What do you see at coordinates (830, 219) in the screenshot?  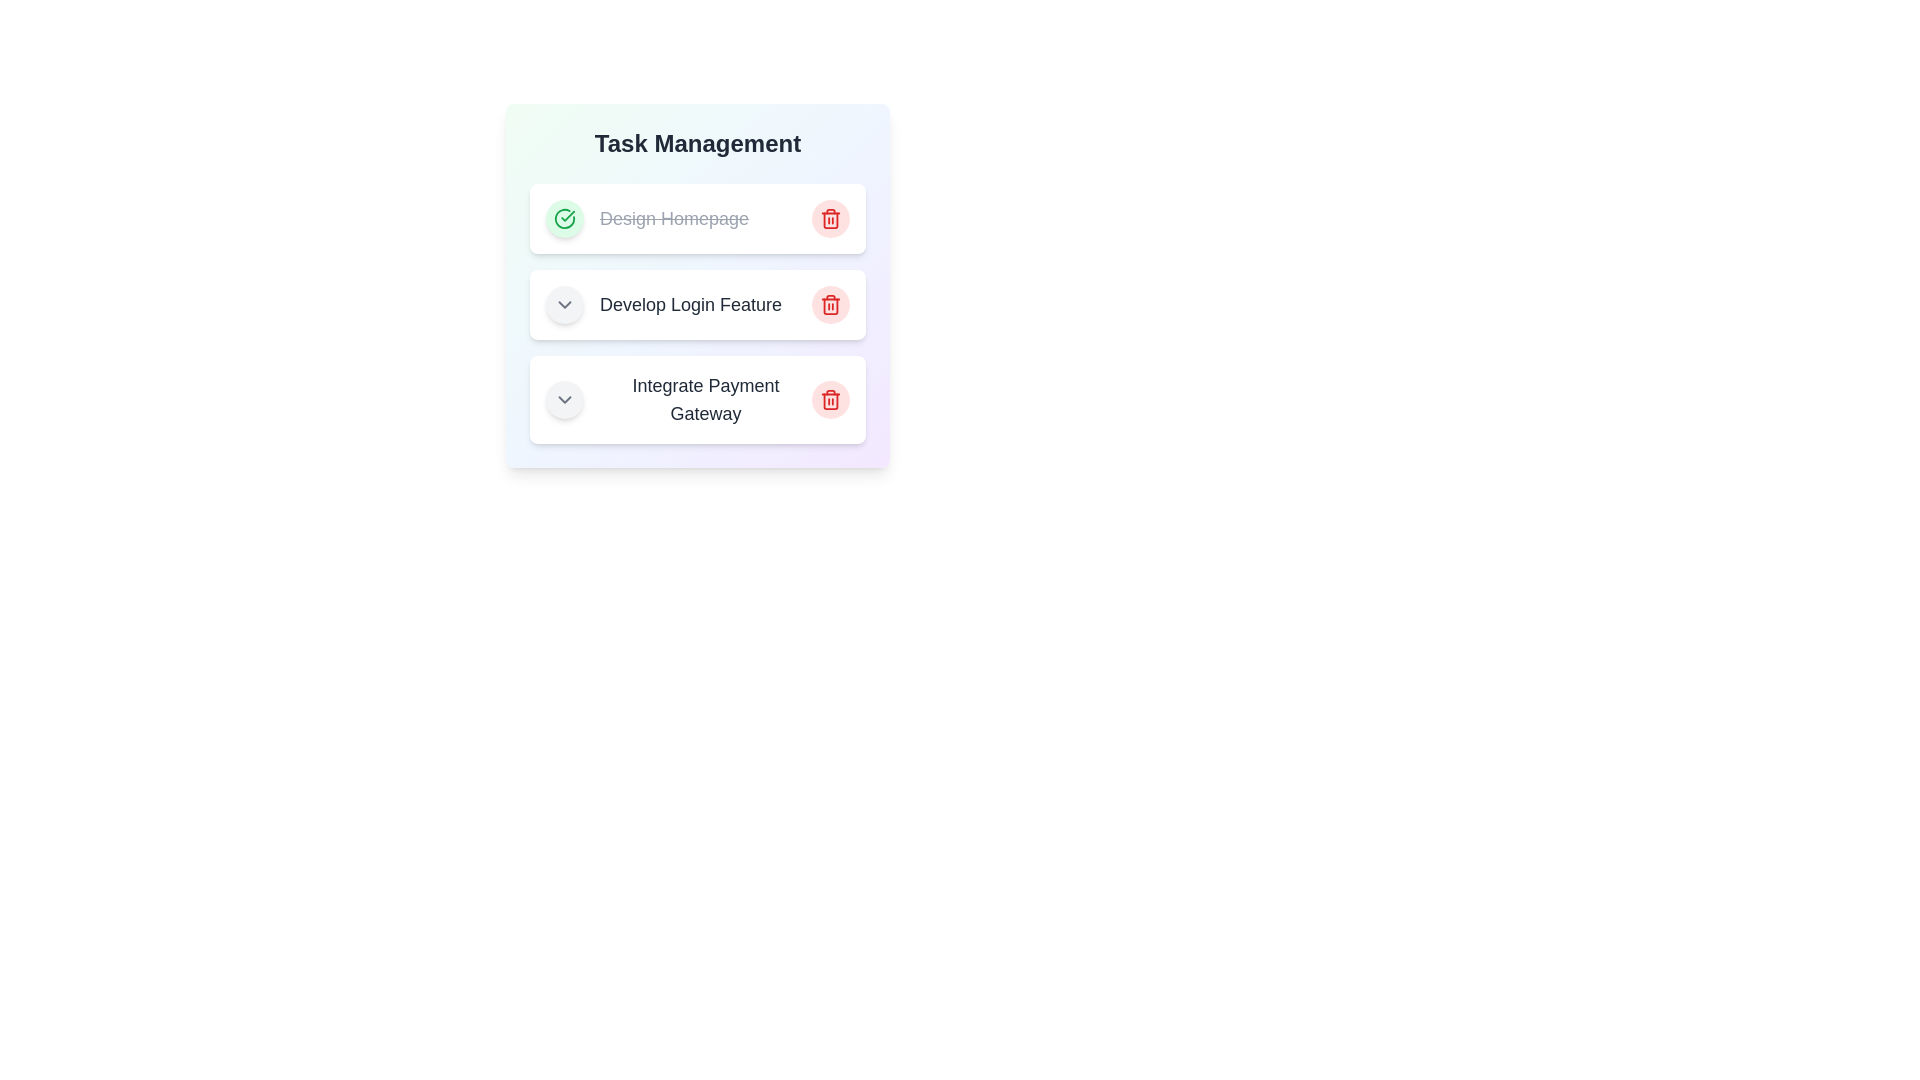 I see `the delete button for the task 'Design Homepage'` at bounding box center [830, 219].